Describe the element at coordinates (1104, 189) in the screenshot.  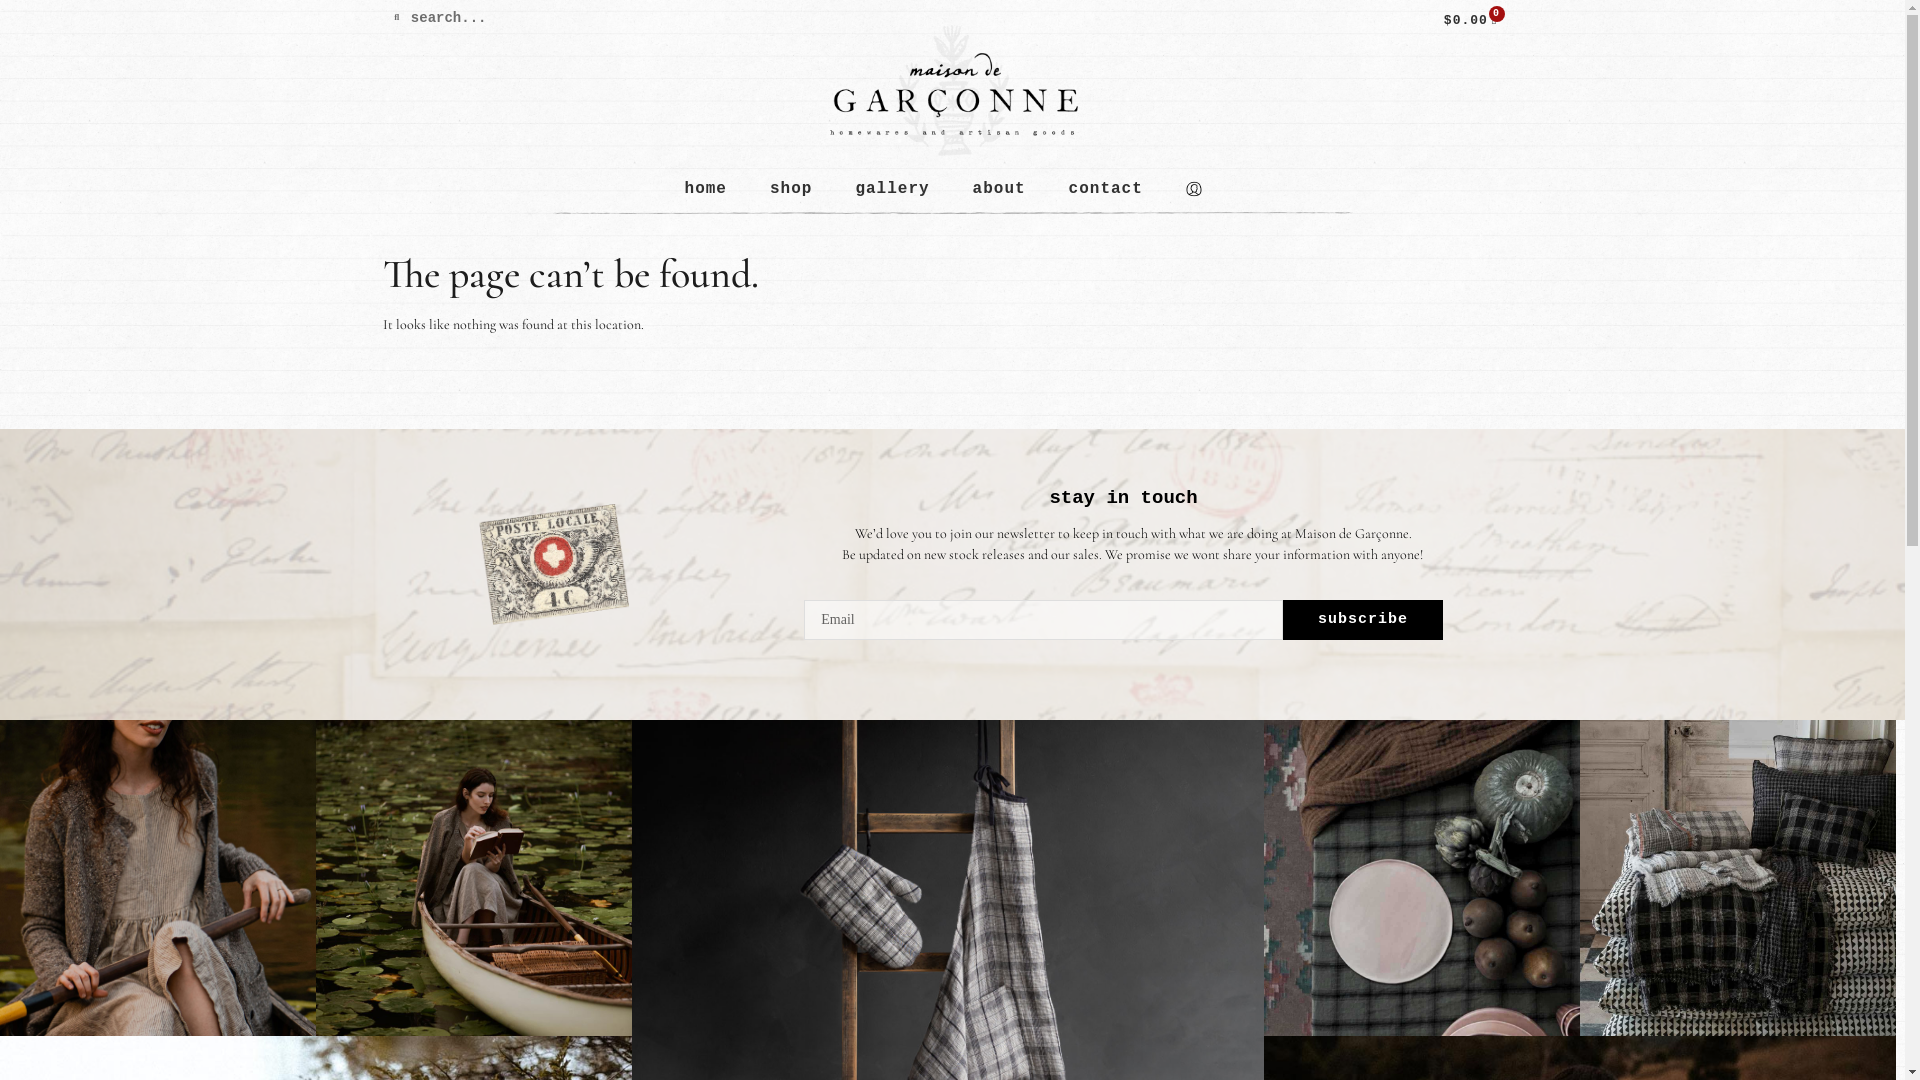
I see `'contact'` at that location.